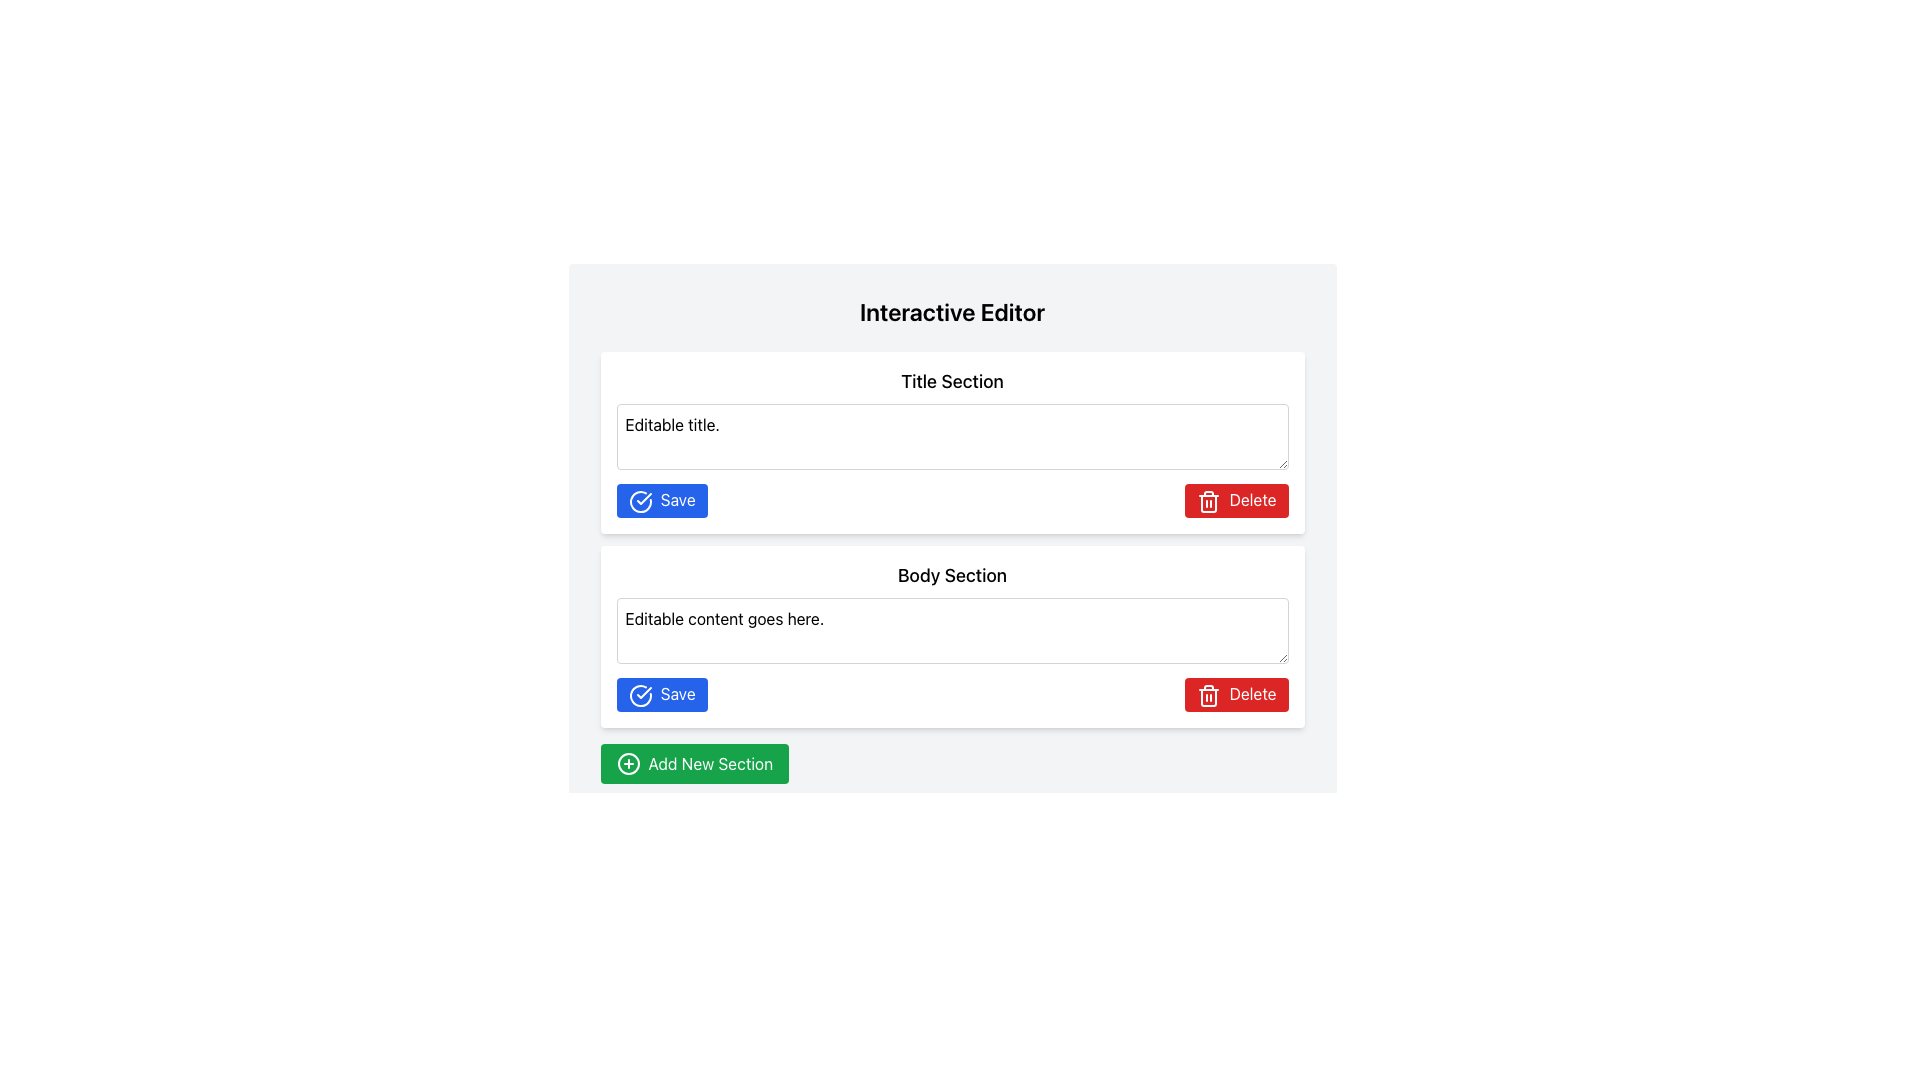  Describe the element at coordinates (640, 500) in the screenshot. I see `the circular blue icon with a checkmark inside, located to the left of the 'Save' label` at that location.